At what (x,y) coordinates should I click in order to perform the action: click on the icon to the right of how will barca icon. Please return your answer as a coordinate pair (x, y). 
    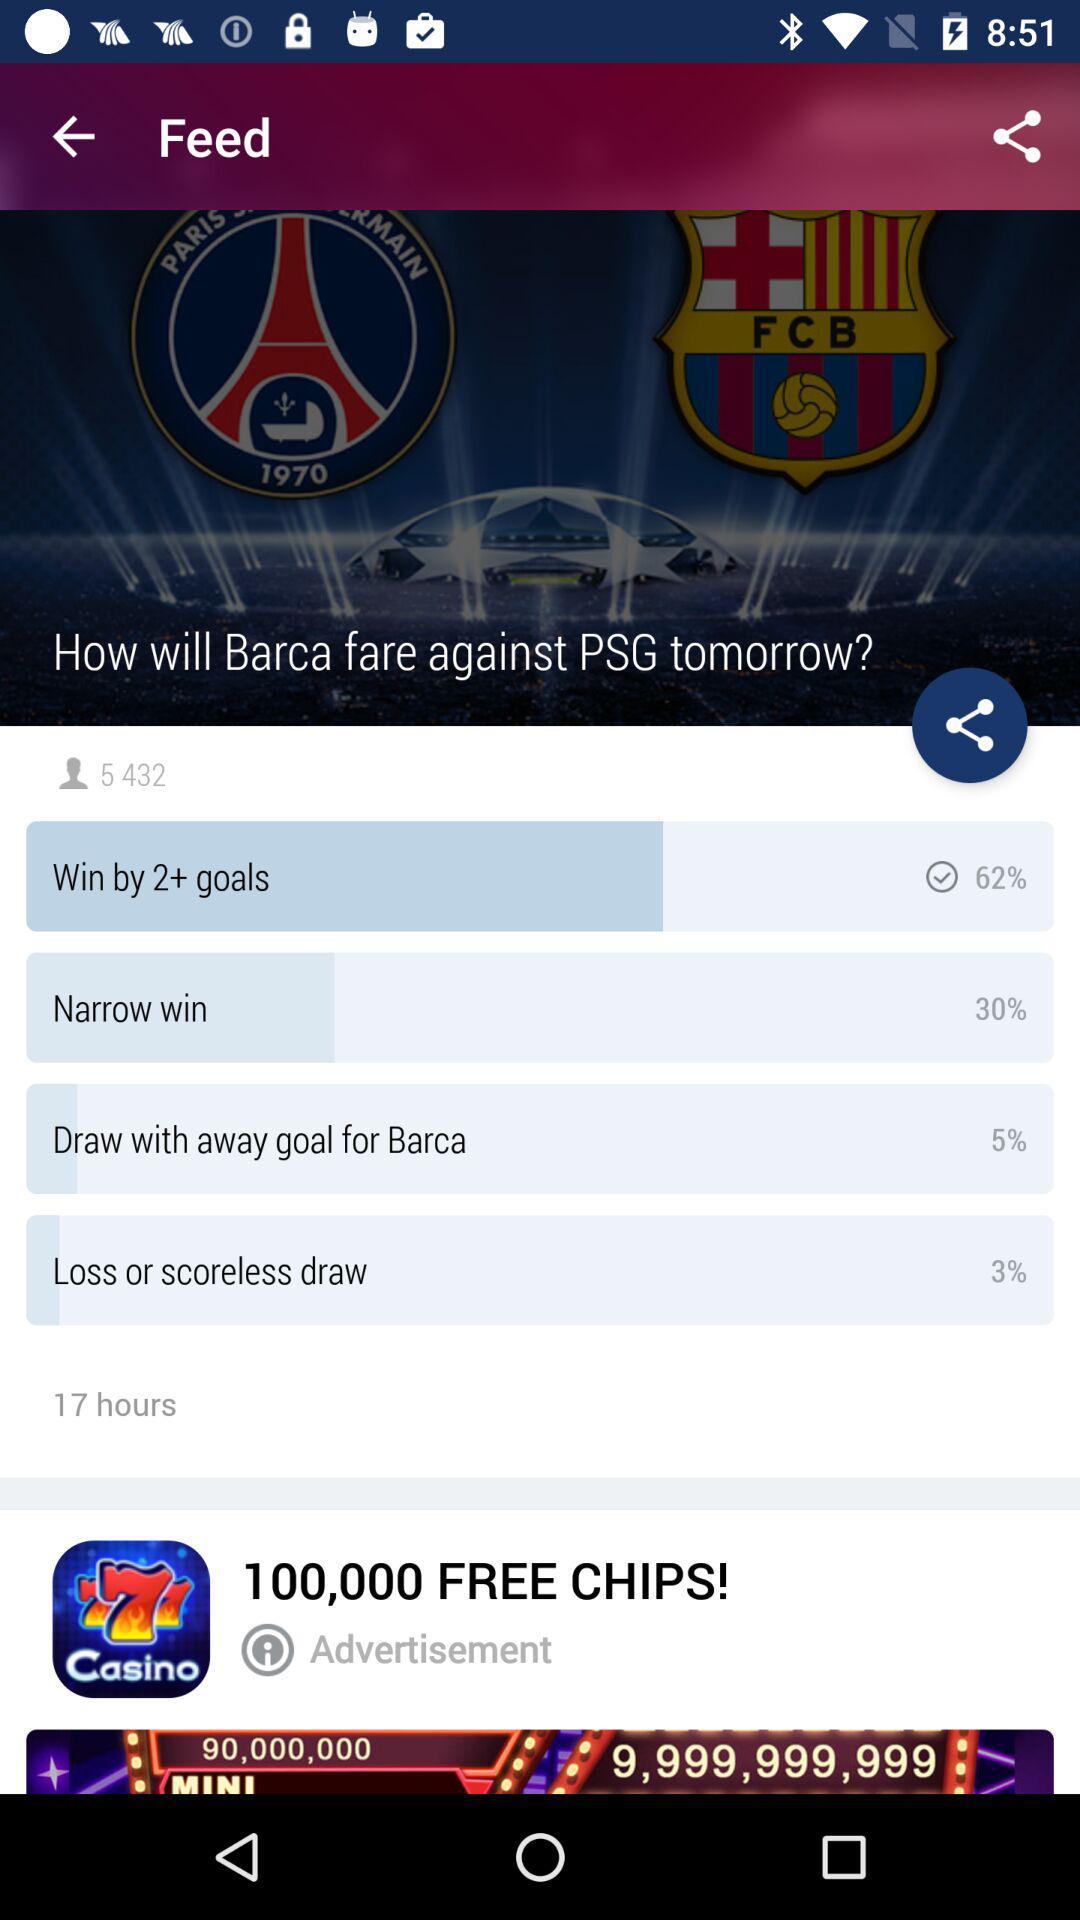
    Looking at the image, I should click on (968, 724).